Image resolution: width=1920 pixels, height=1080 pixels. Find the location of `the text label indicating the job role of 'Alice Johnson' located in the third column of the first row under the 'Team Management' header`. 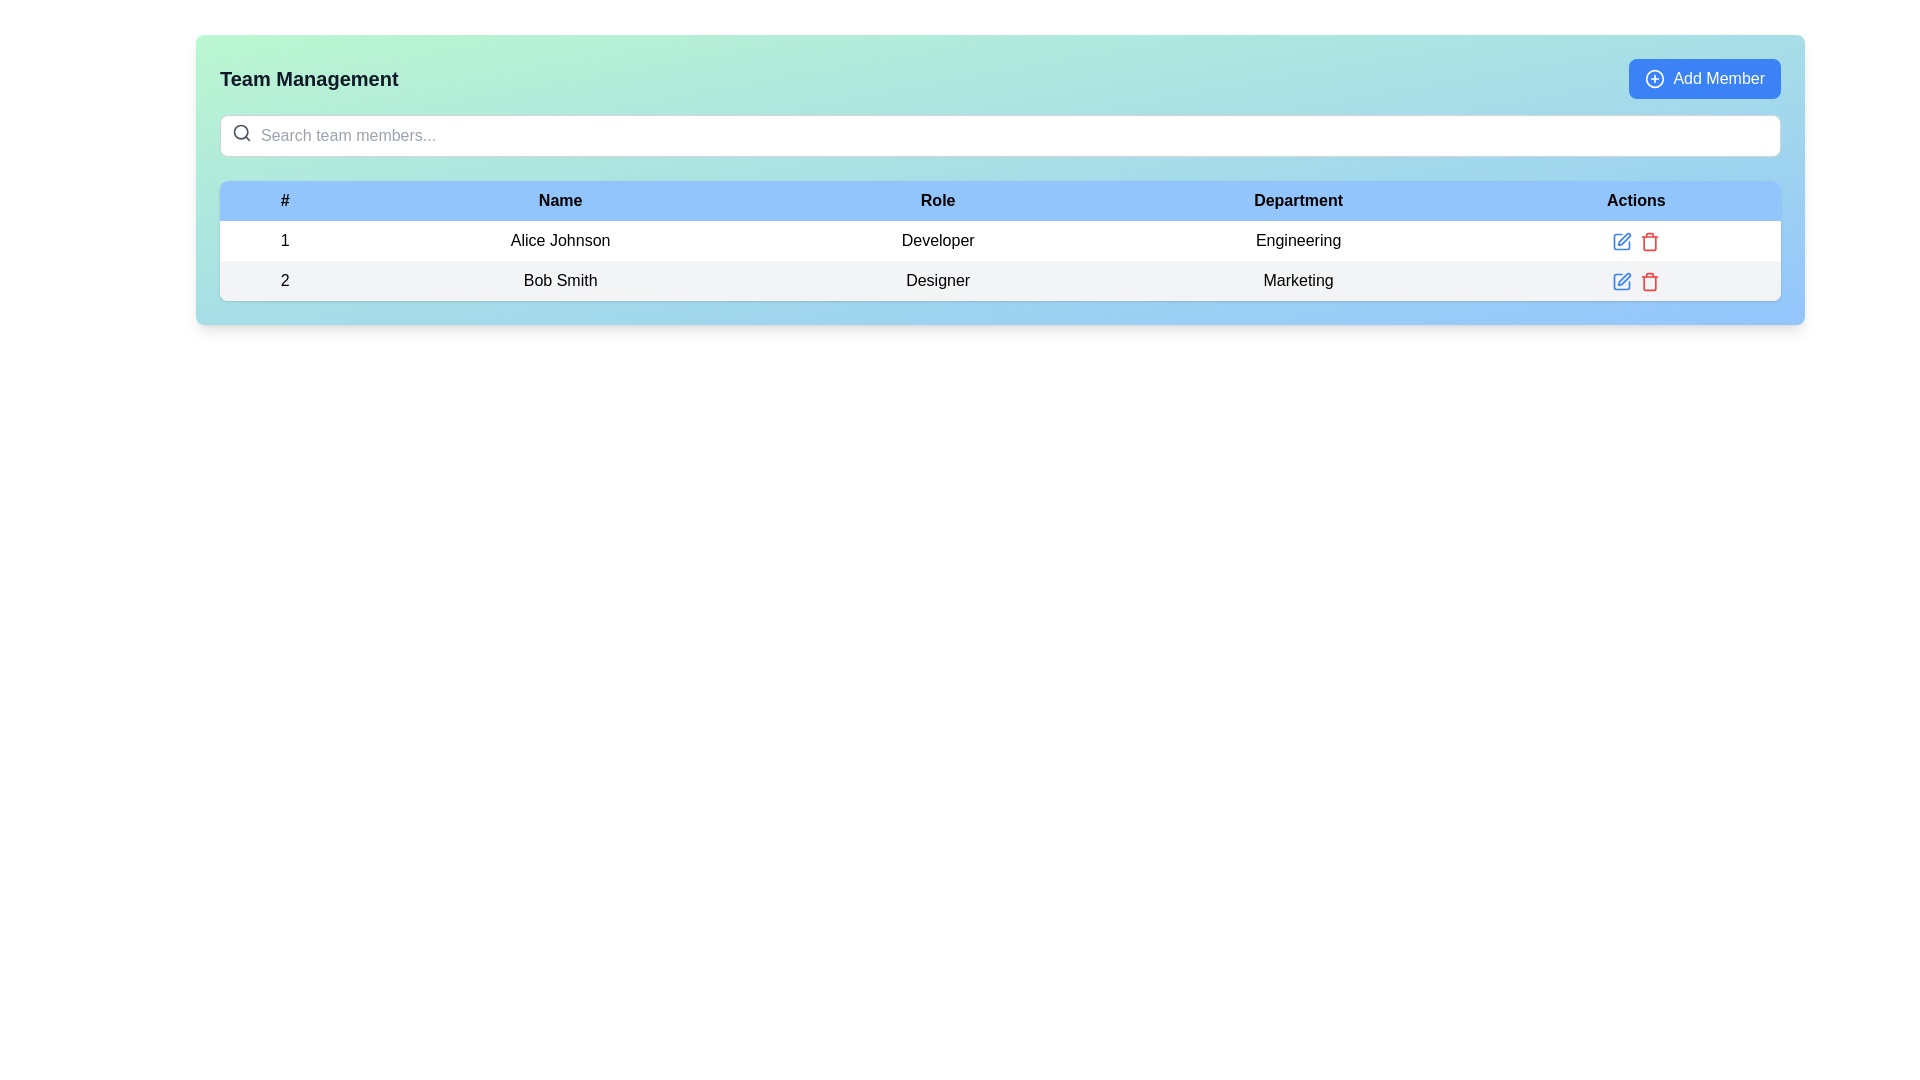

the text label indicating the job role of 'Alice Johnson' located in the third column of the first row under the 'Team Management' header is located at coordinates (937, 239).